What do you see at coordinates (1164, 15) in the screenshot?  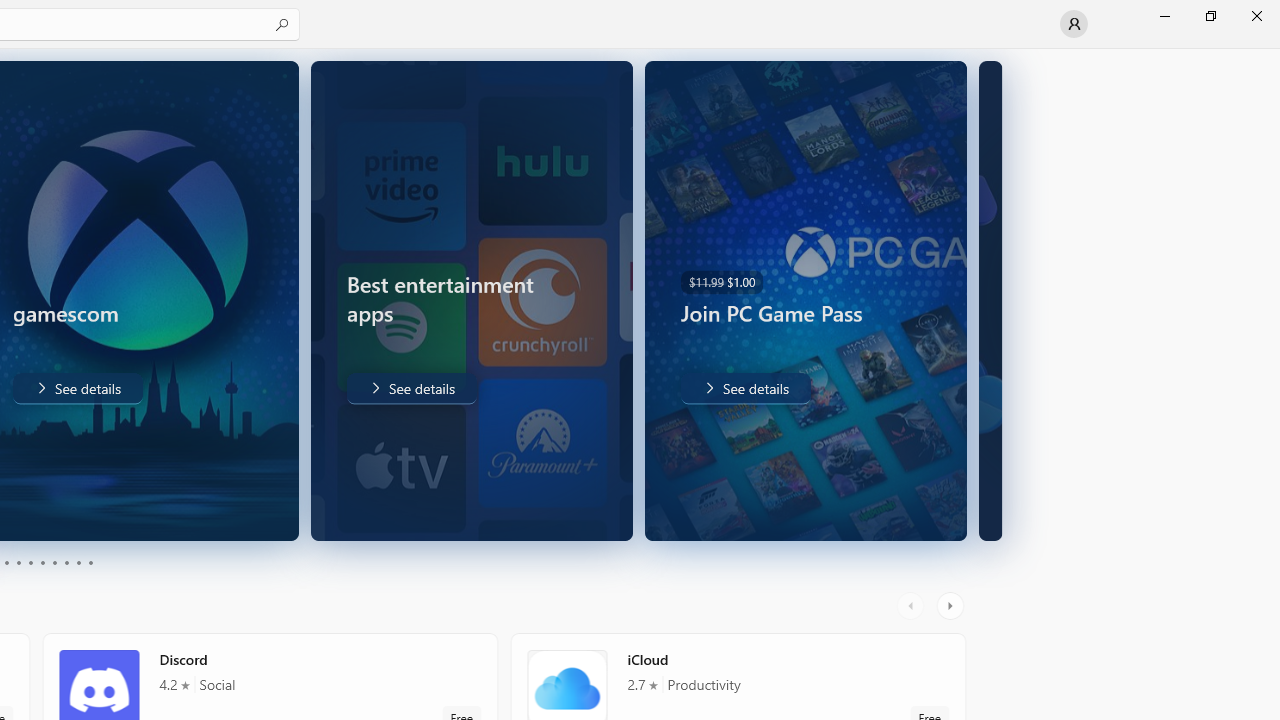 I see `'Minimize Microsoft Store'` at bounding box center [1164, 15].